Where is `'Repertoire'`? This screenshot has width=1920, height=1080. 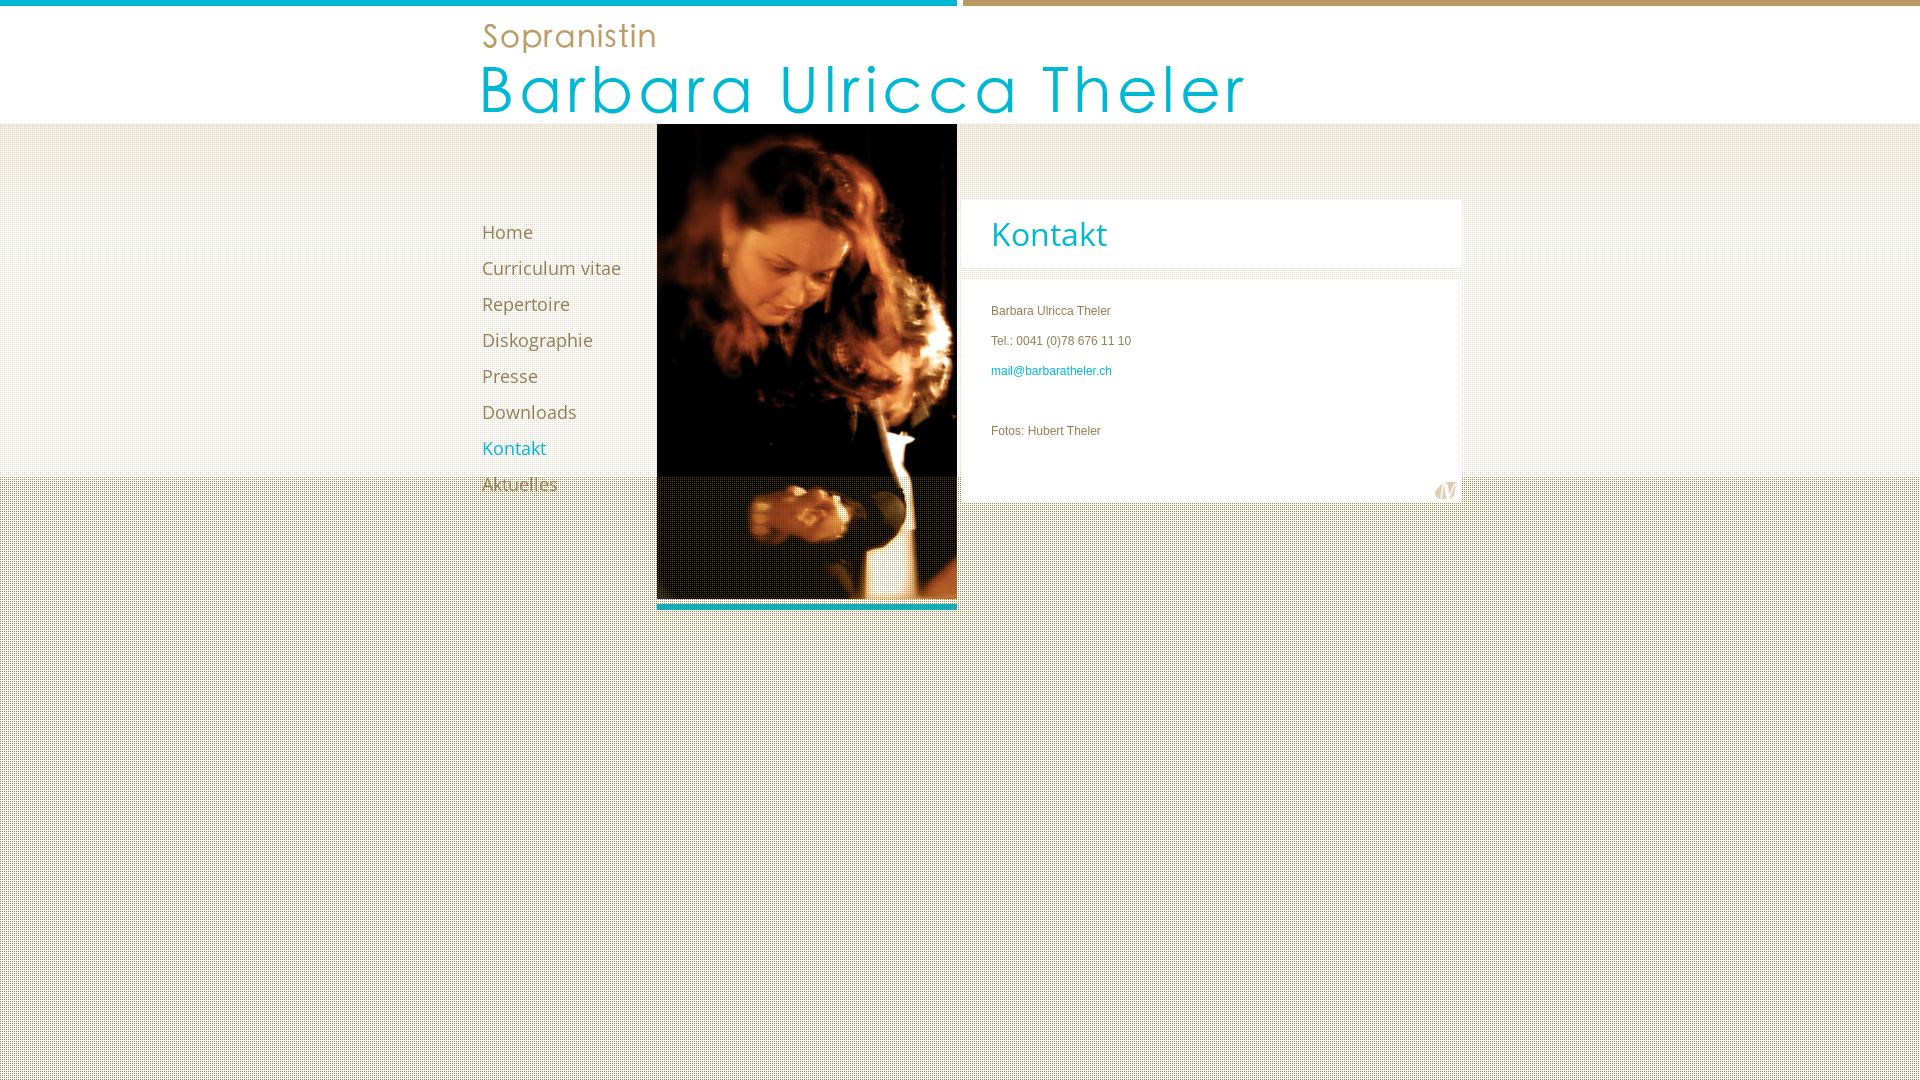
'Repertoire' is located at coordinates (568, 304).